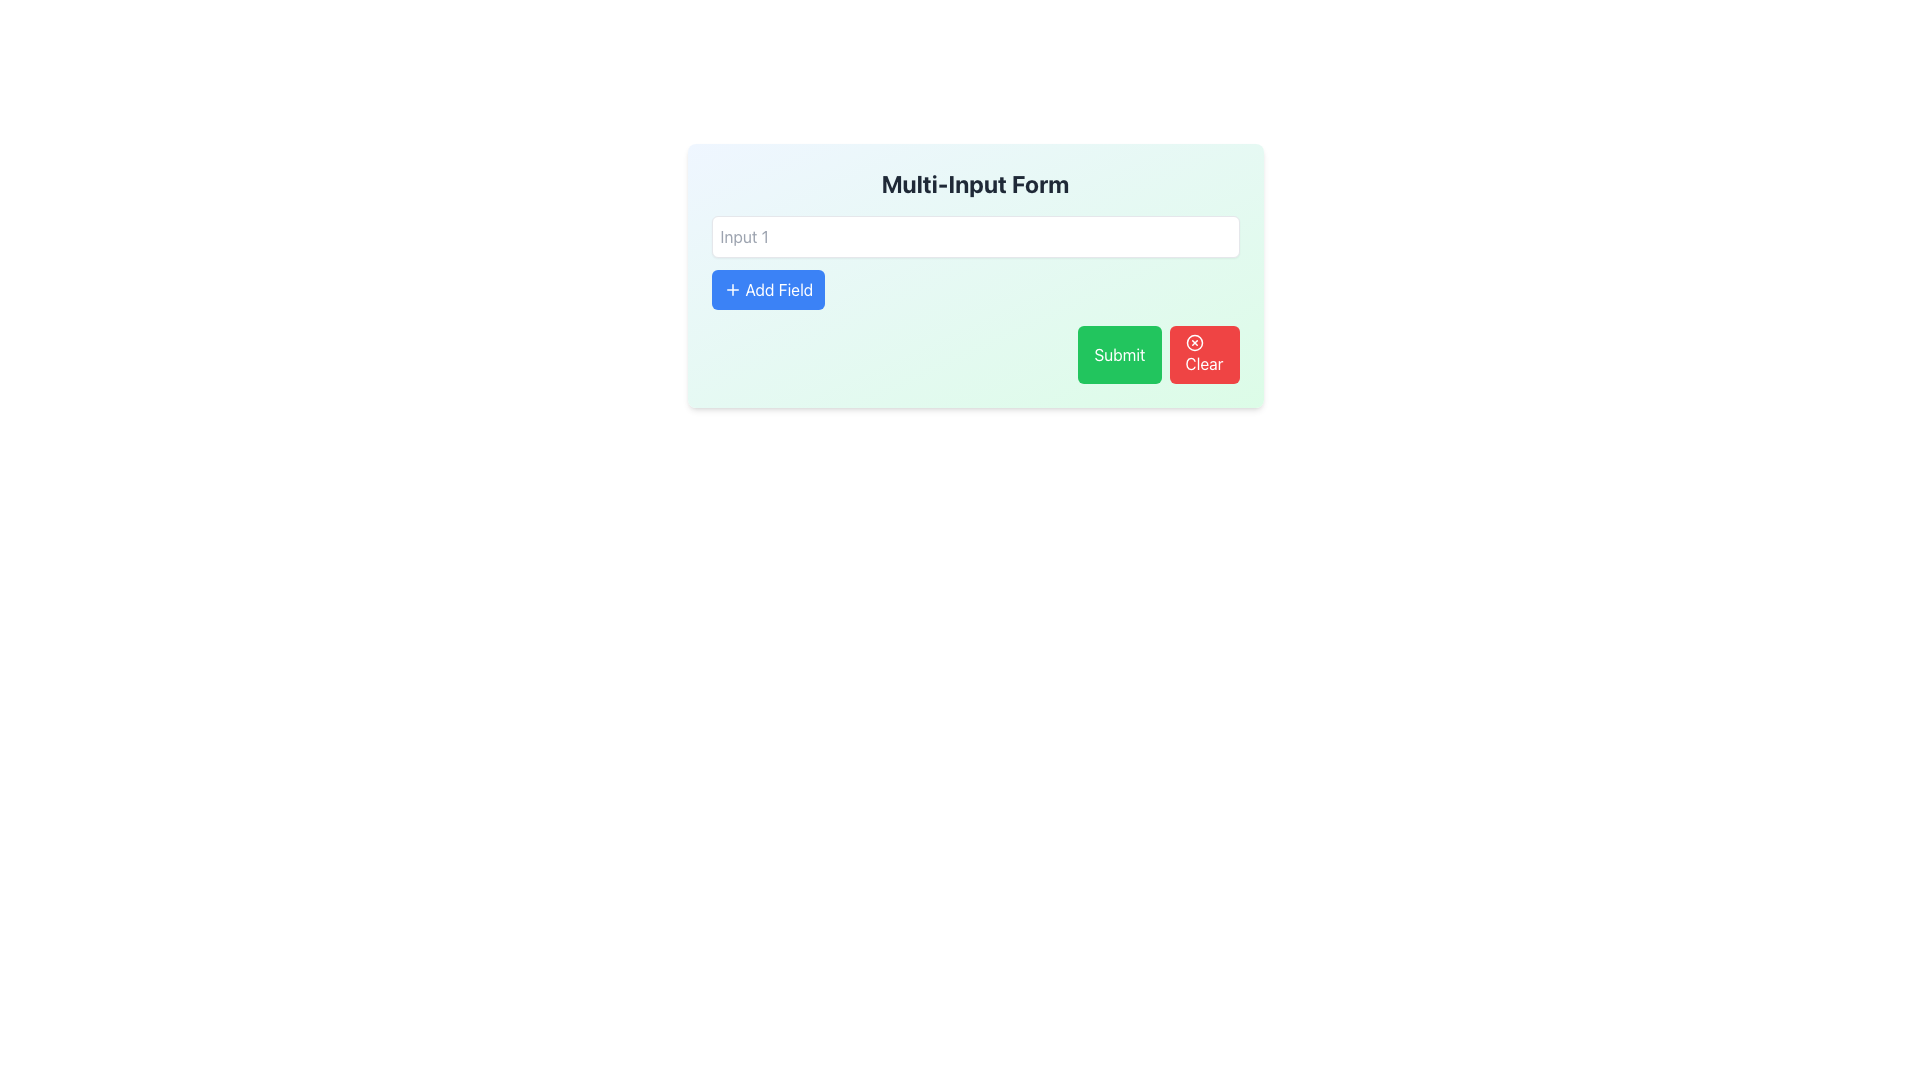  What do you see at coordinates (778, 289) in the screenshot?
I see `text label within the 'Add Field' button, which indicates its functionality to add a new input field` at bounding box center [778, 289].